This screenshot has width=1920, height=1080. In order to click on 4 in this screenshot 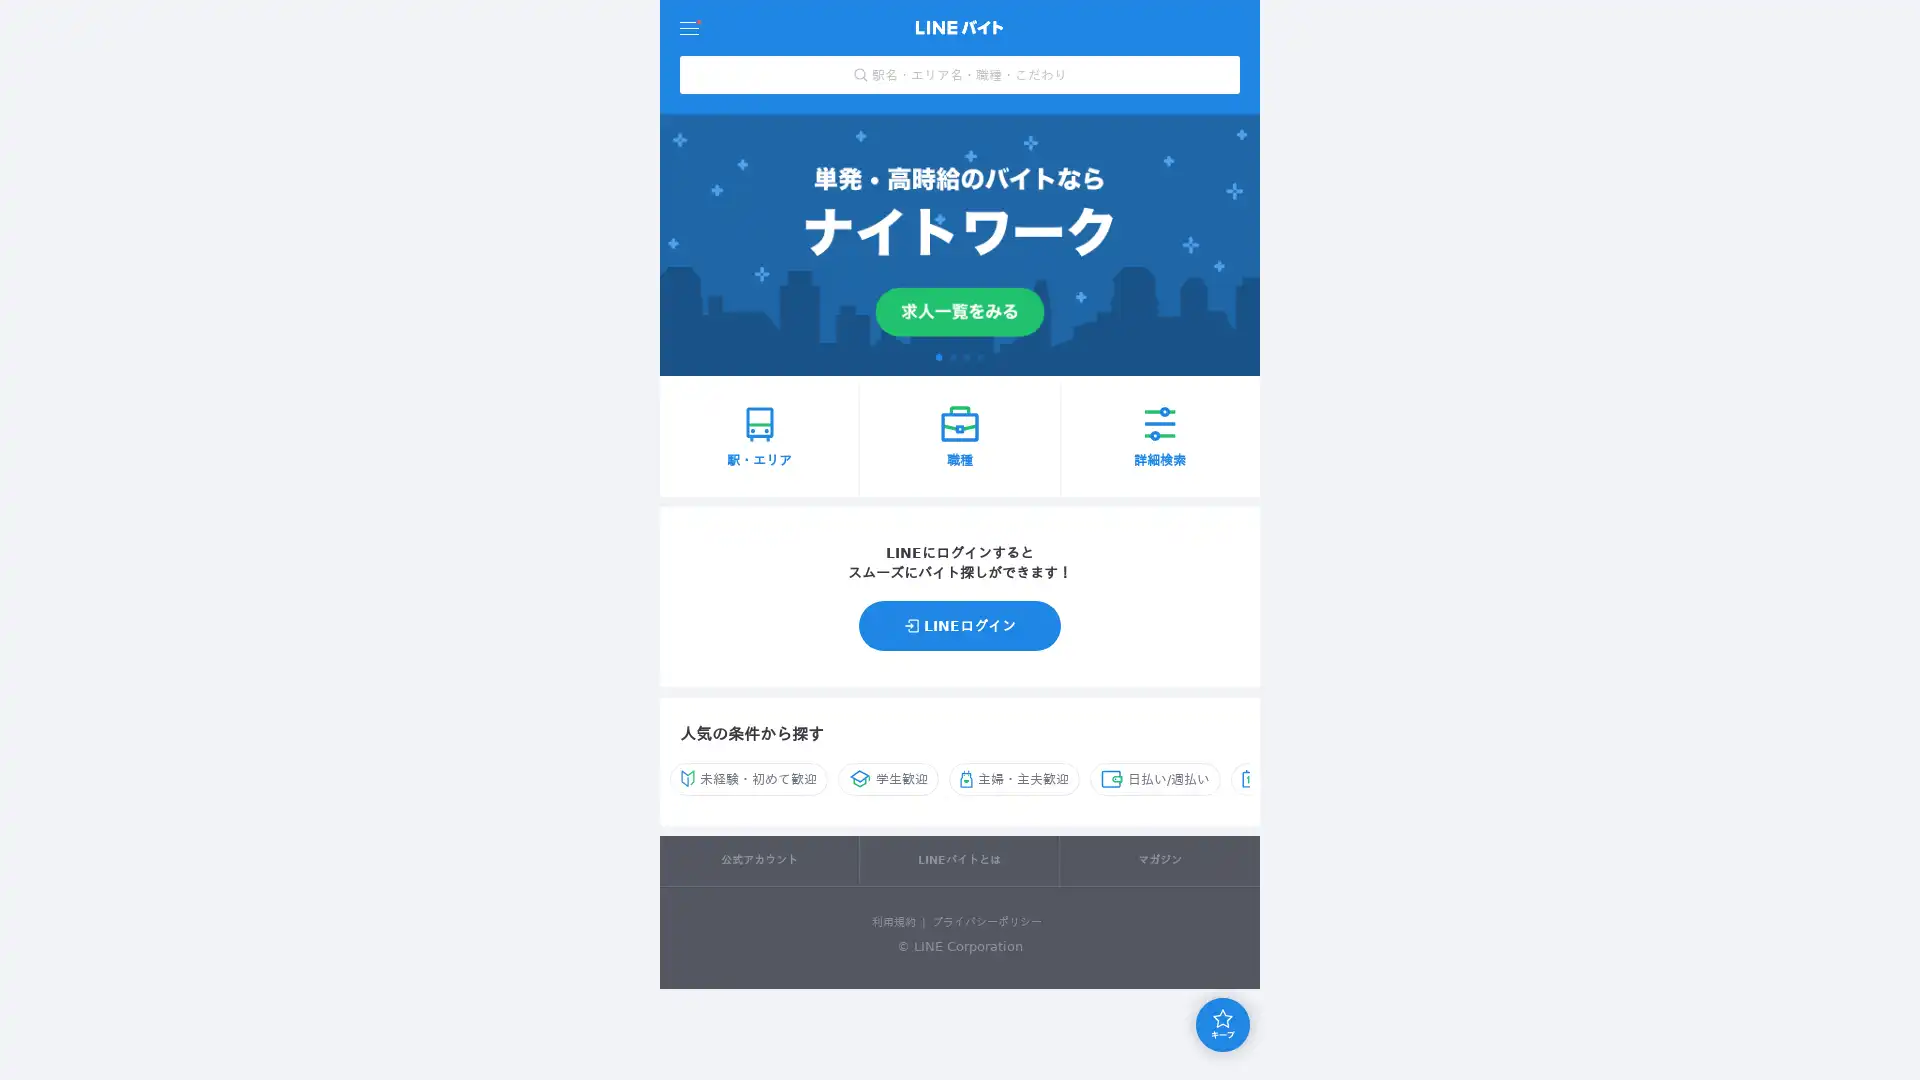, I will do `click(979, 355)`.